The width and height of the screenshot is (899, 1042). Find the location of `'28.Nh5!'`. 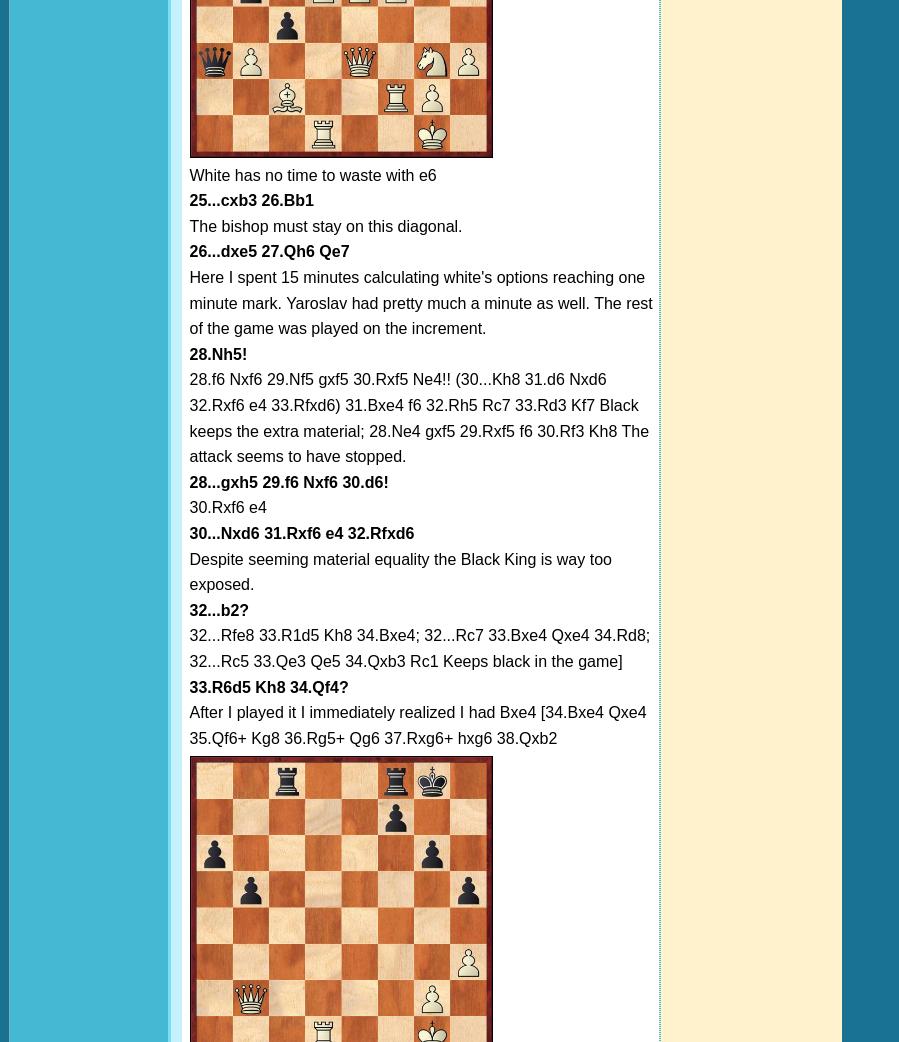

'28.Nh5!' is located at coordinates (188, 352).